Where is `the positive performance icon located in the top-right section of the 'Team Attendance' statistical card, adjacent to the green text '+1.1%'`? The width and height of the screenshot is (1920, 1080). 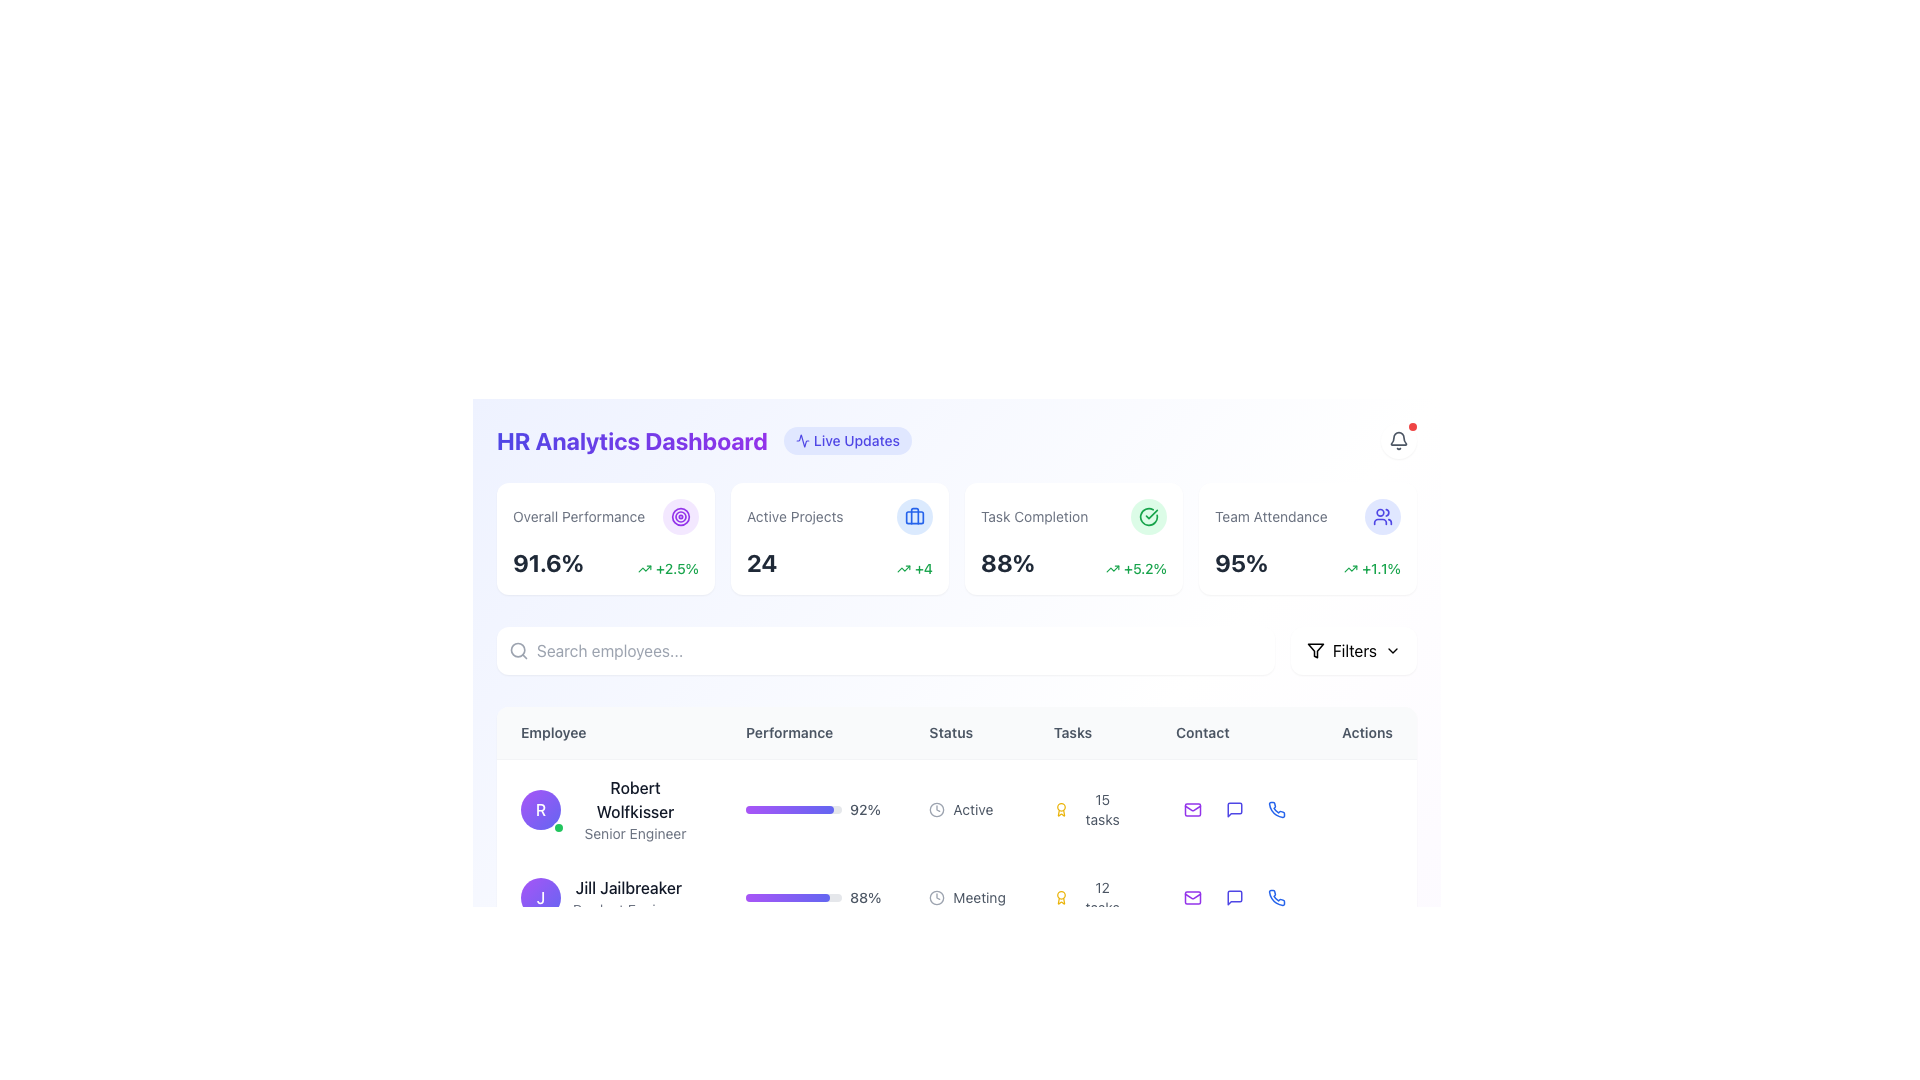
the positive performance icon located in the top-right section of the 'Team Attendance' statistical card, adjacent to the green text '+1.1%' is located at coordinates (1351, 569).